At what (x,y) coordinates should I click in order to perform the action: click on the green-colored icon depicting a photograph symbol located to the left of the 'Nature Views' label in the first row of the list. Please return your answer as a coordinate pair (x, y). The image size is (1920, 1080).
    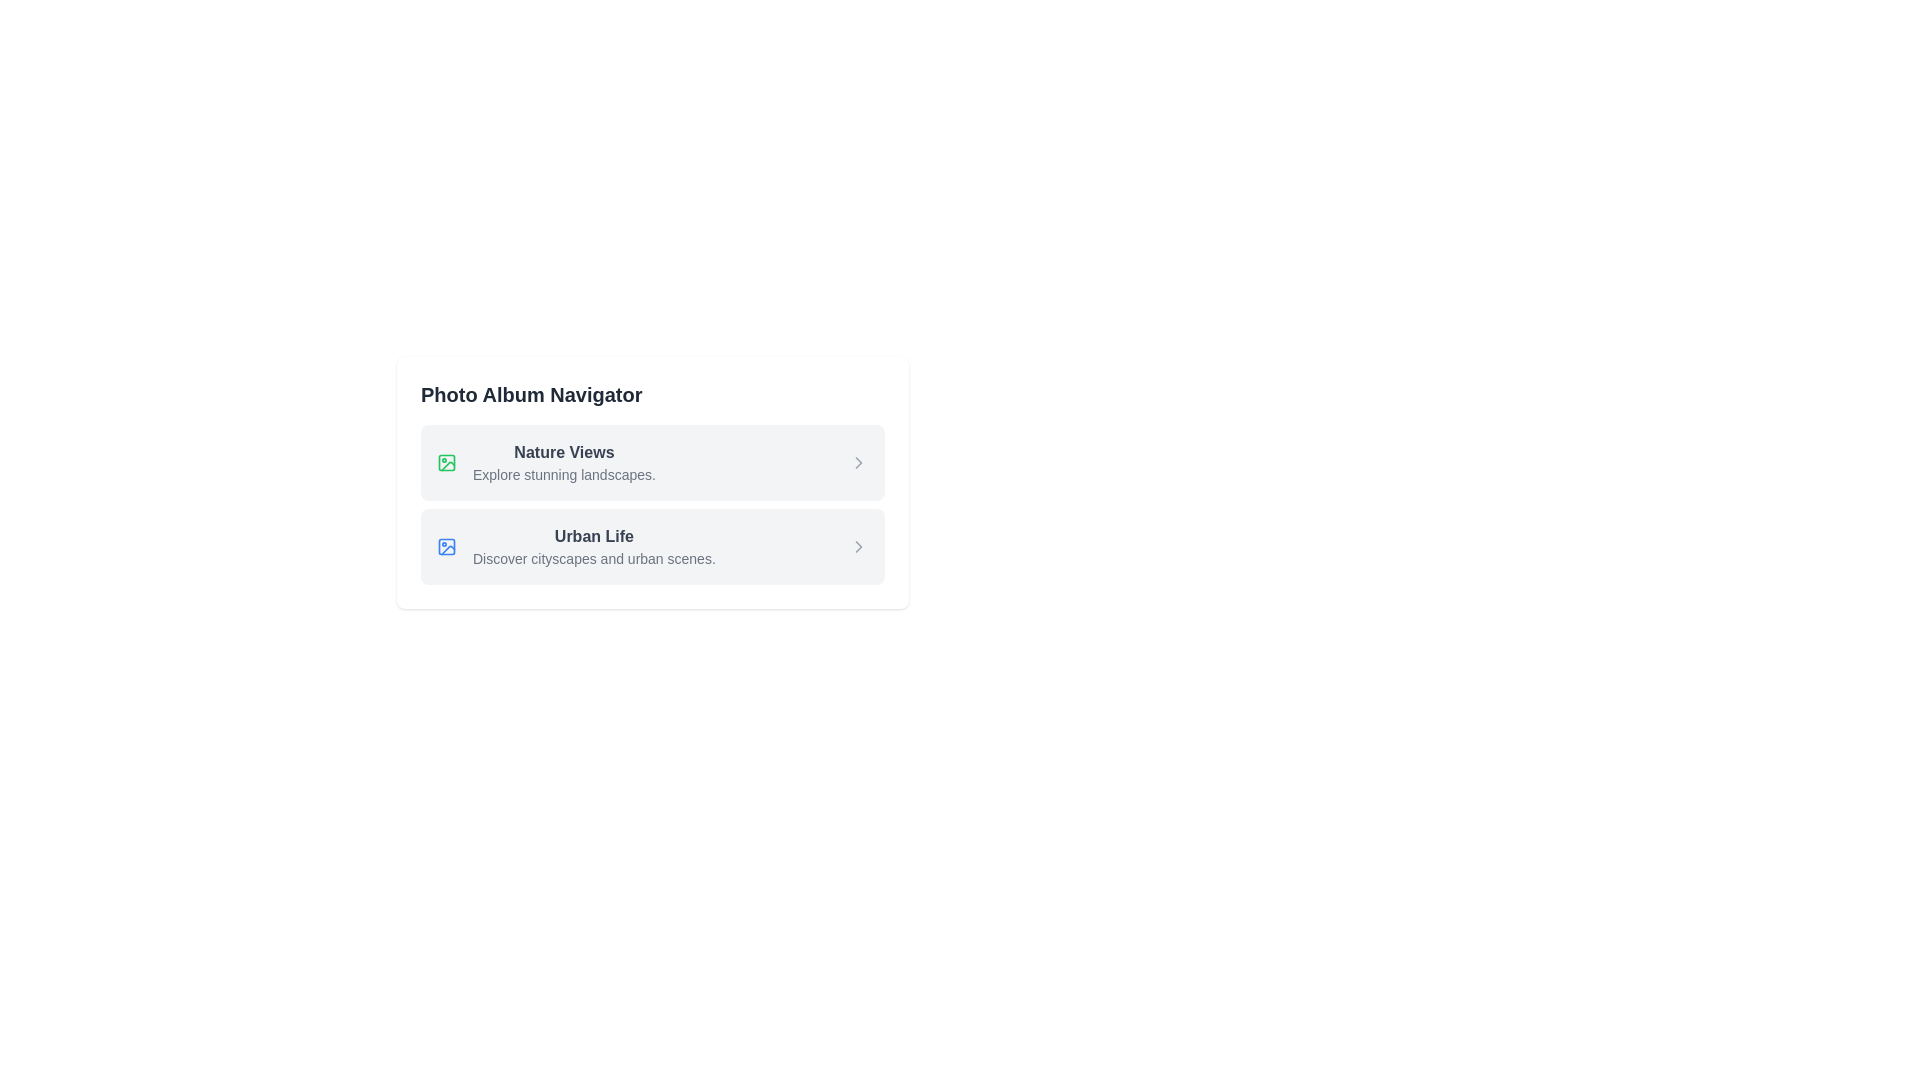
    Looking at the image, I should click on (445, 462).